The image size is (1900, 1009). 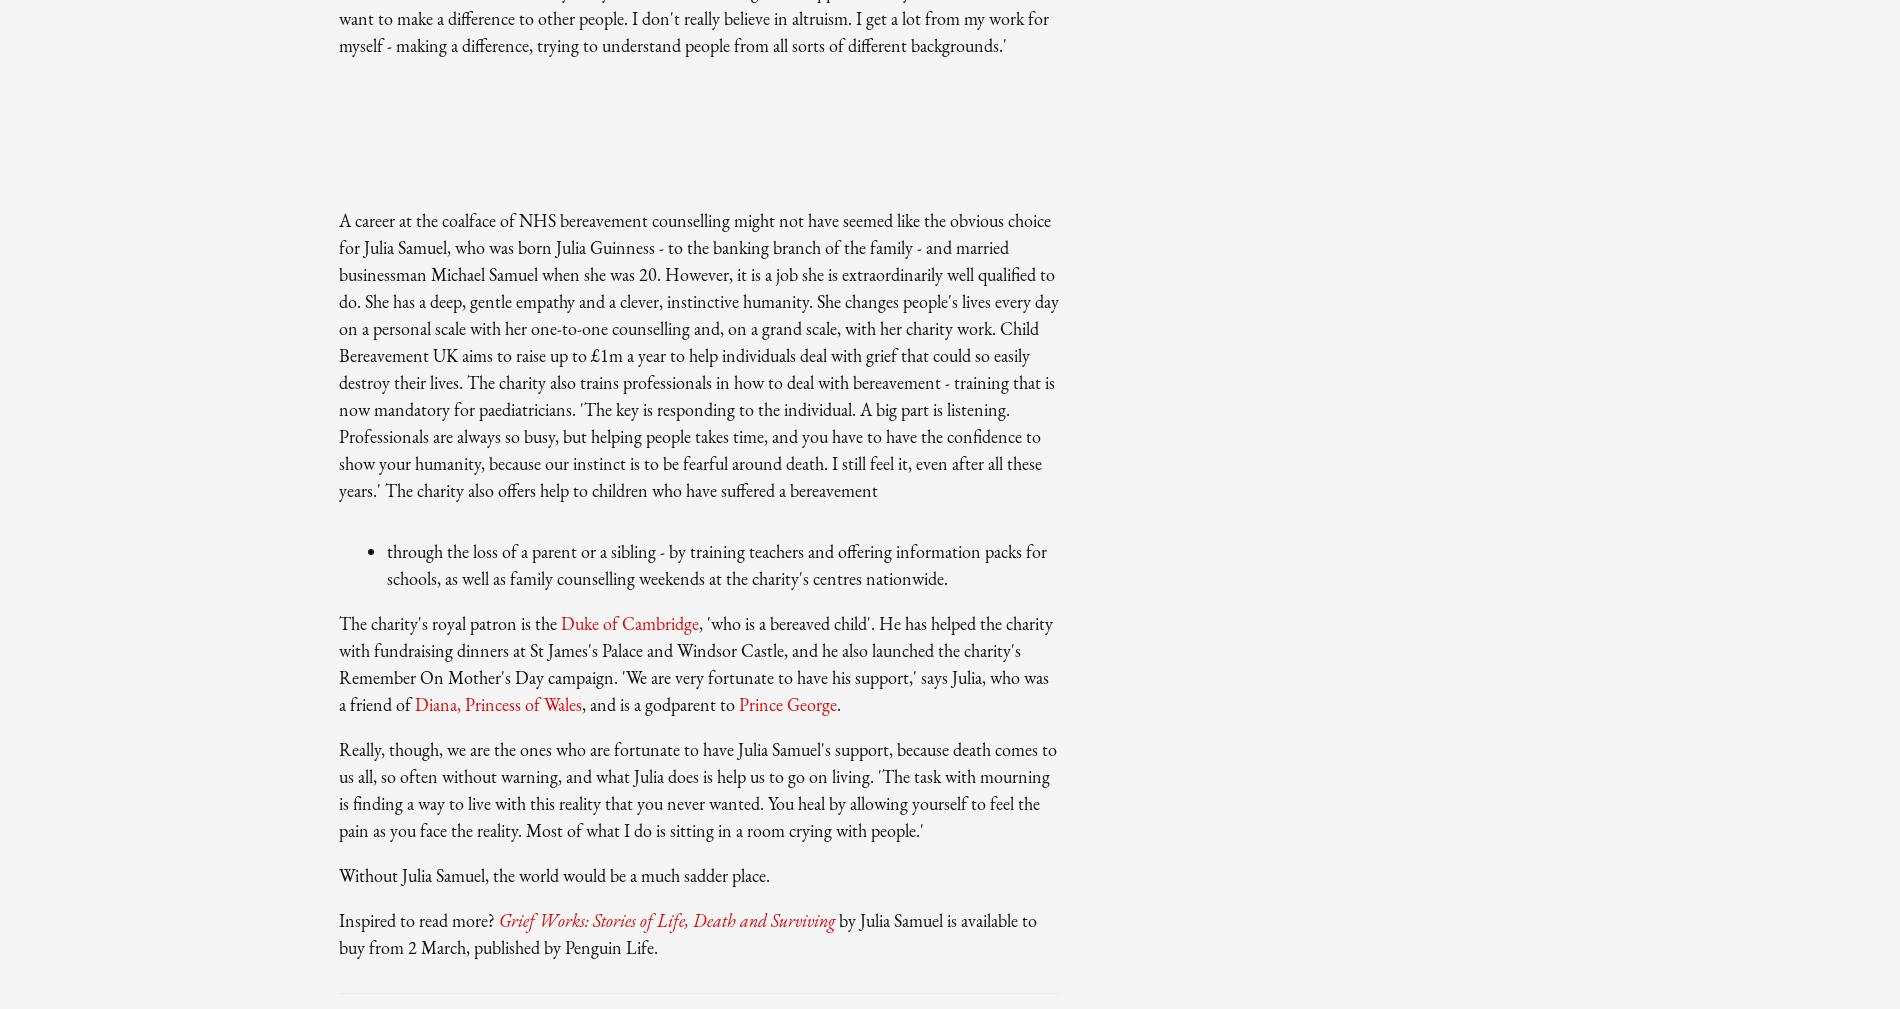 I want to click on 'by Julia Samuel is available to buy from 2 March, published by Penguin Life.', so click(x=687, y=933).